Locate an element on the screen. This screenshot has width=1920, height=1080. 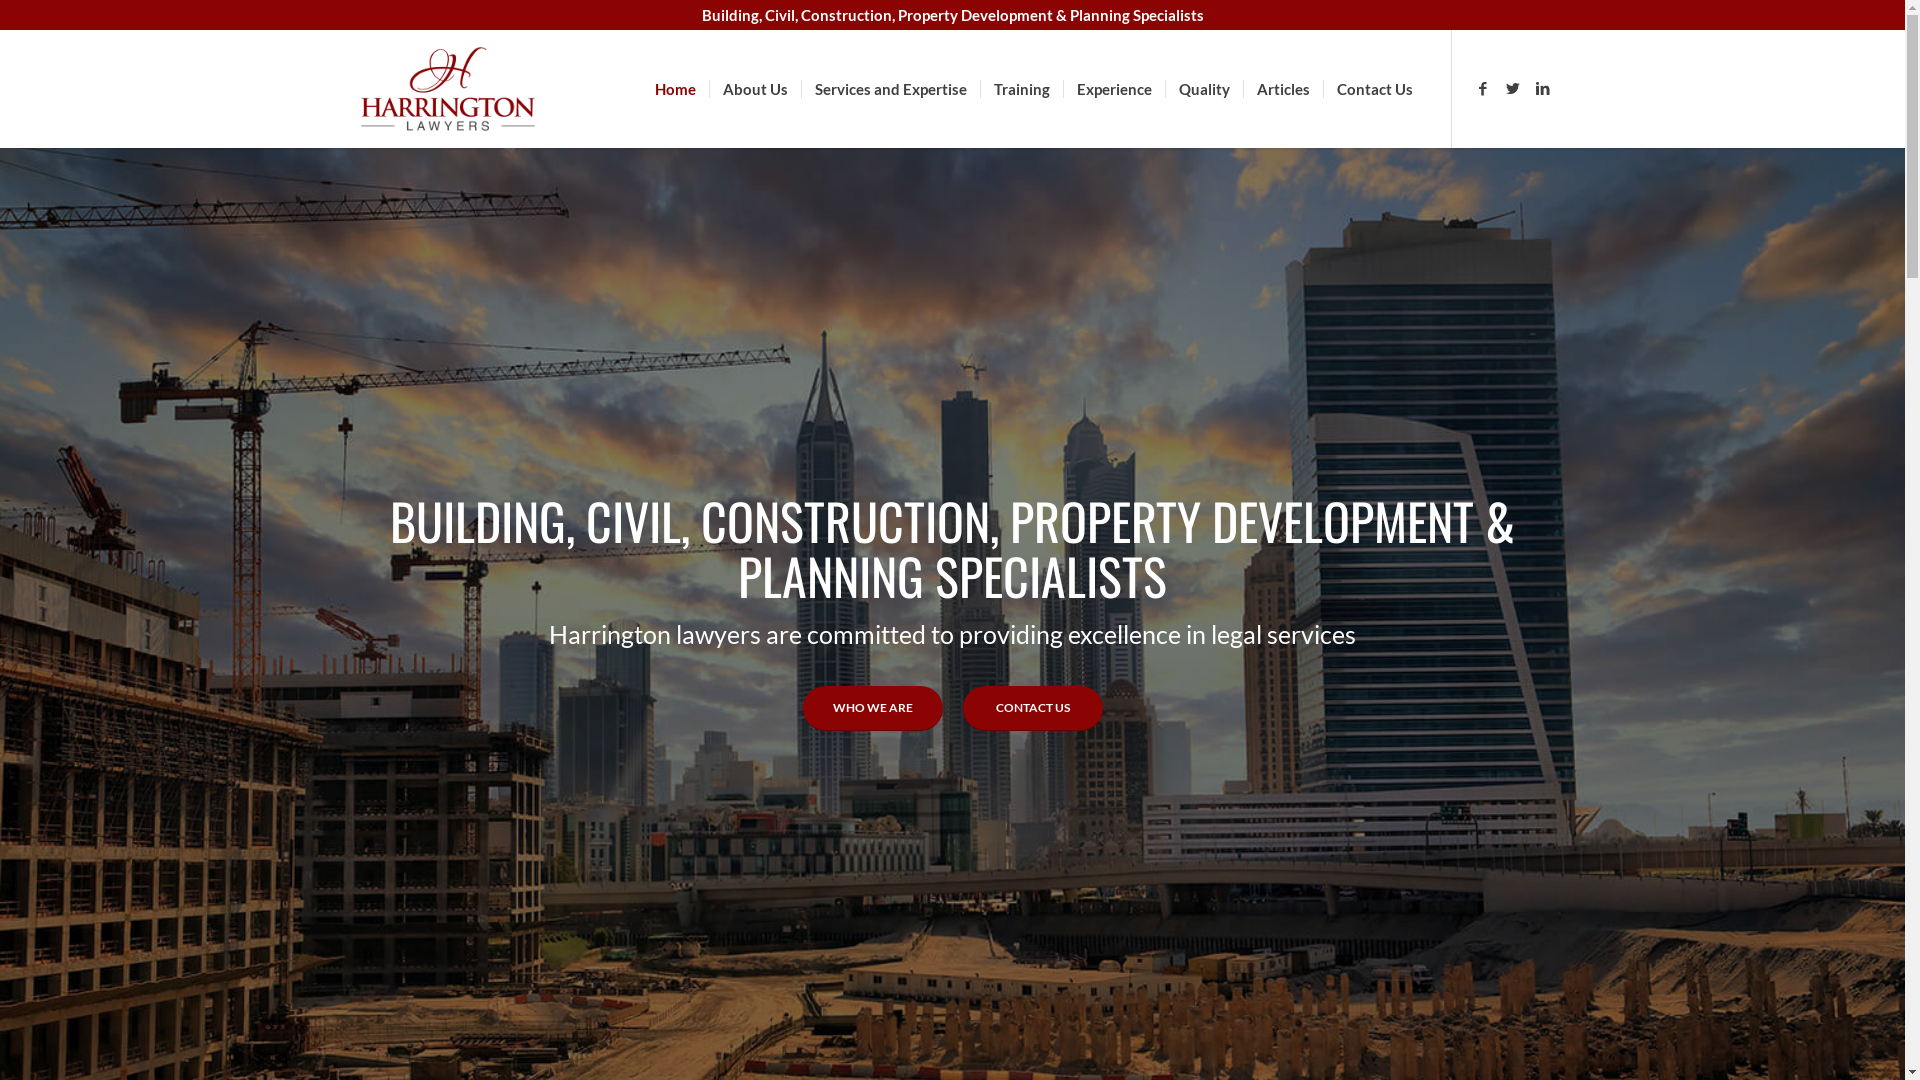
'Experience' is located at coordinates (1112, 87).